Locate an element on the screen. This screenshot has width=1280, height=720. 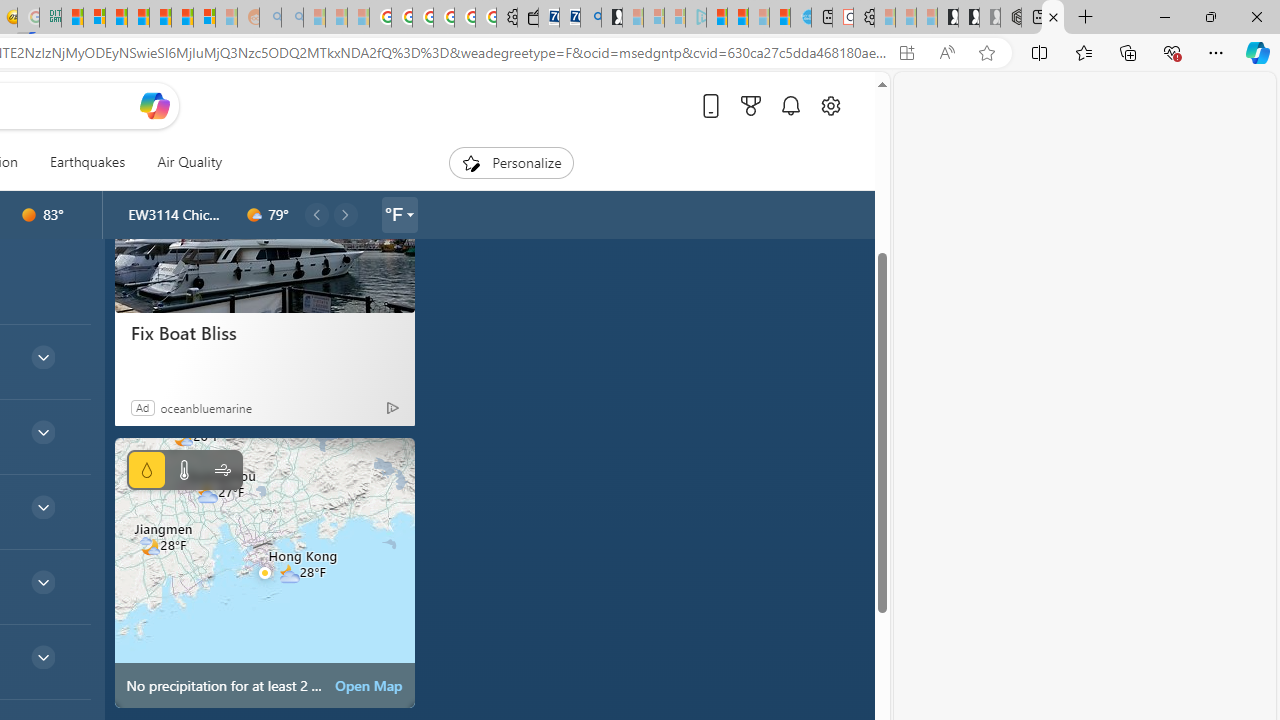
'Air Quality' is located at coordinates (190, 162).